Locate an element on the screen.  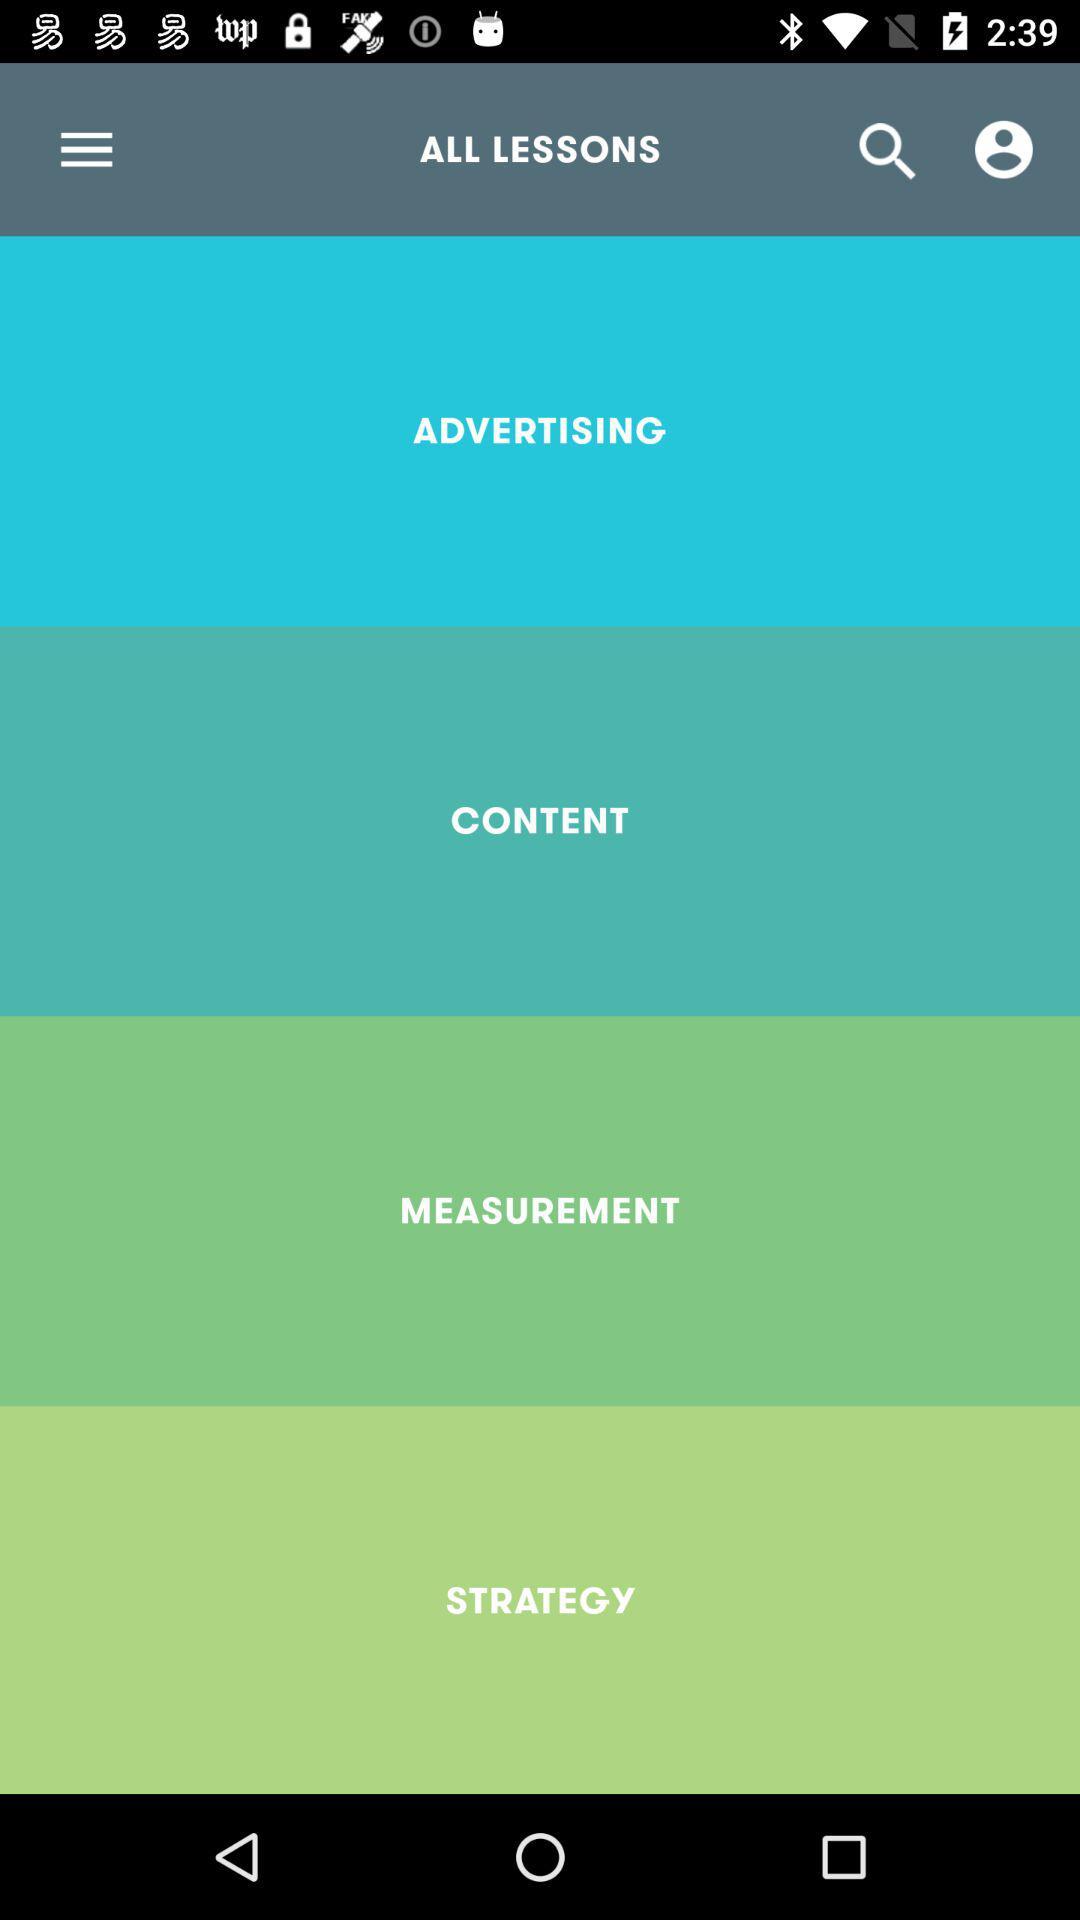
icon at the top left corner is located at coordinates (85, 148).